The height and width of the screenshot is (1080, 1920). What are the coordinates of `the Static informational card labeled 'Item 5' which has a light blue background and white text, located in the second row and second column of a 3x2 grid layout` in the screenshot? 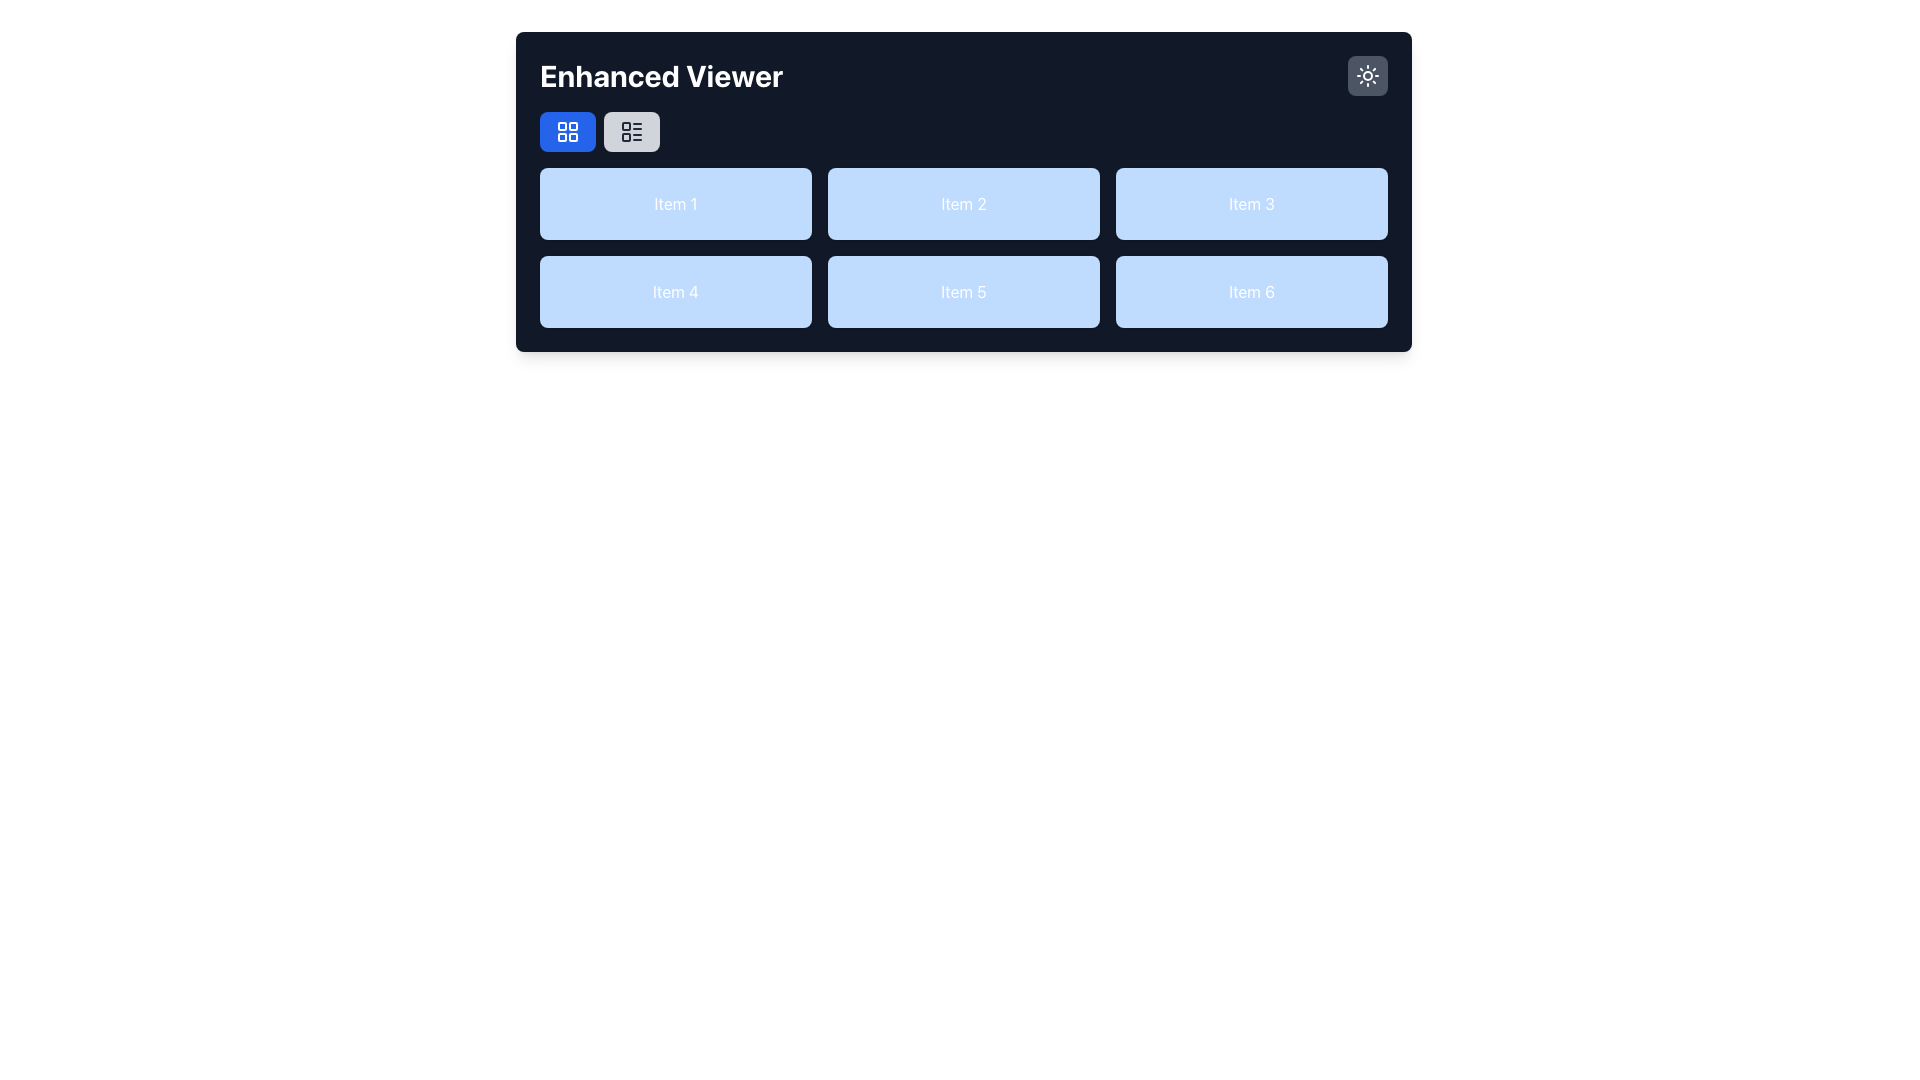 It's located at (964, 292).